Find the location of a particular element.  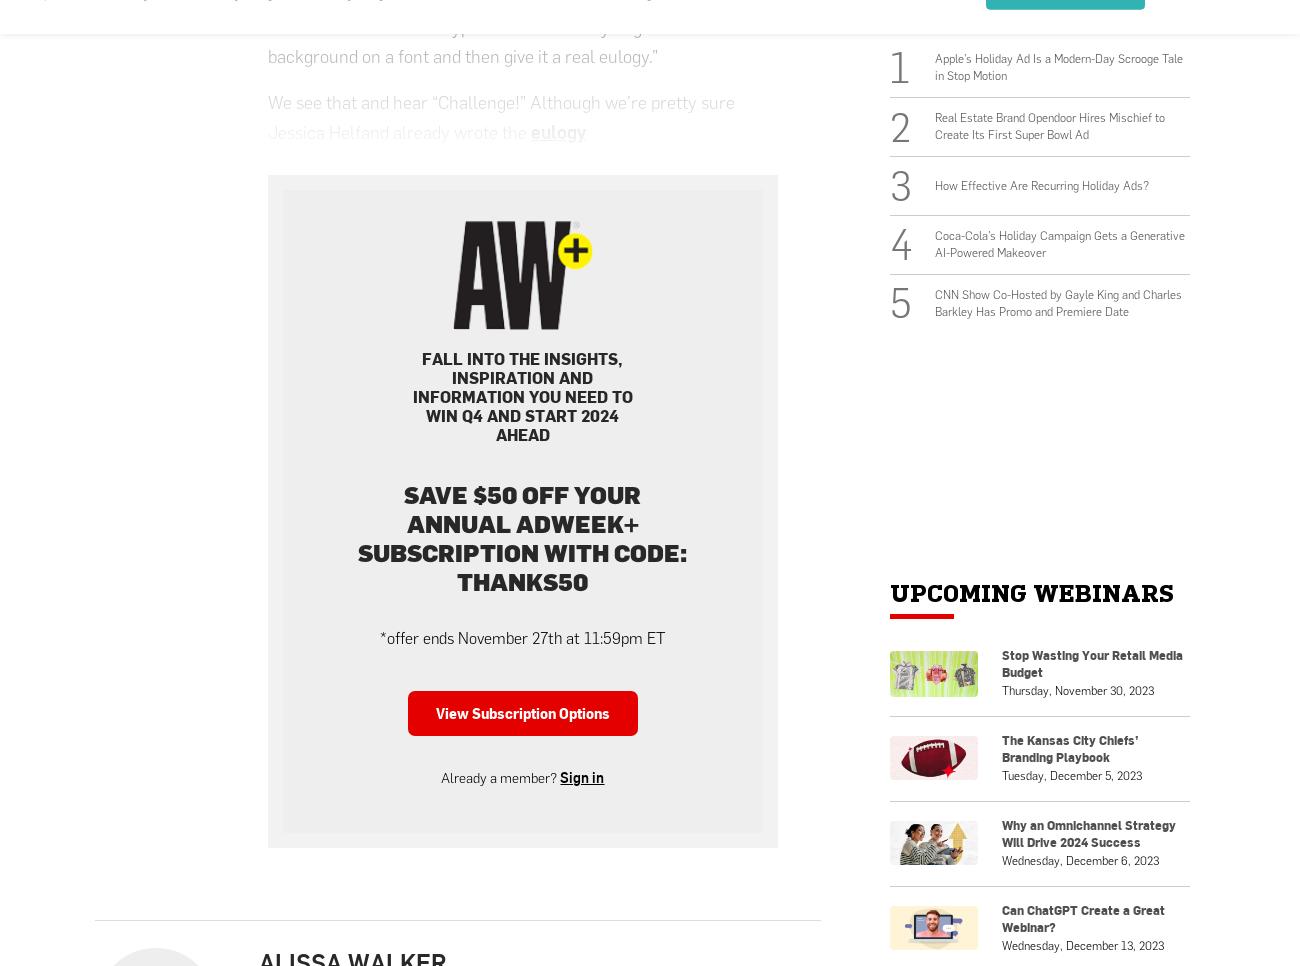

'We see that and hear “Challenge!” Although we’re pretty sure Jessica Helfand already wrote the' is located at coordinates (267, 118).